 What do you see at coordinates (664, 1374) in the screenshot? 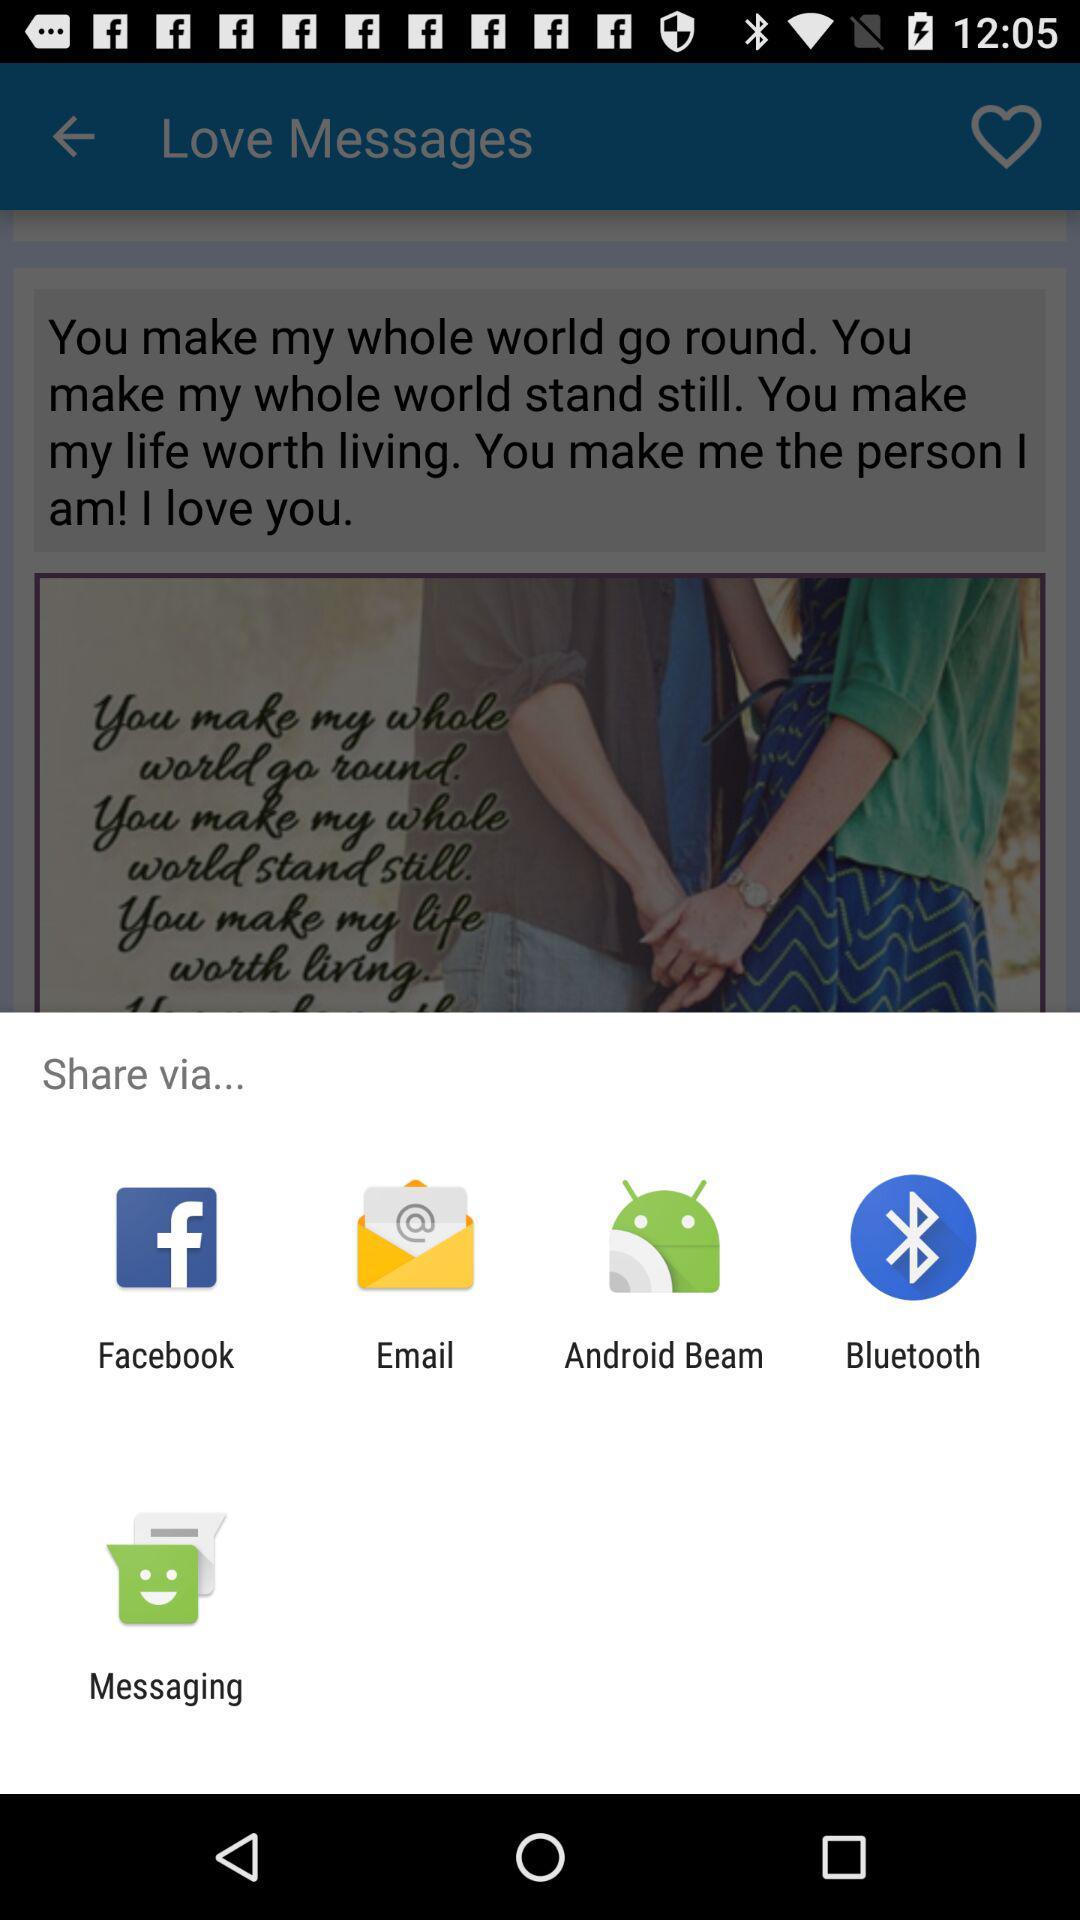
I see `the app to the left of bluetooth icon` at bounding box center [664, 1374].